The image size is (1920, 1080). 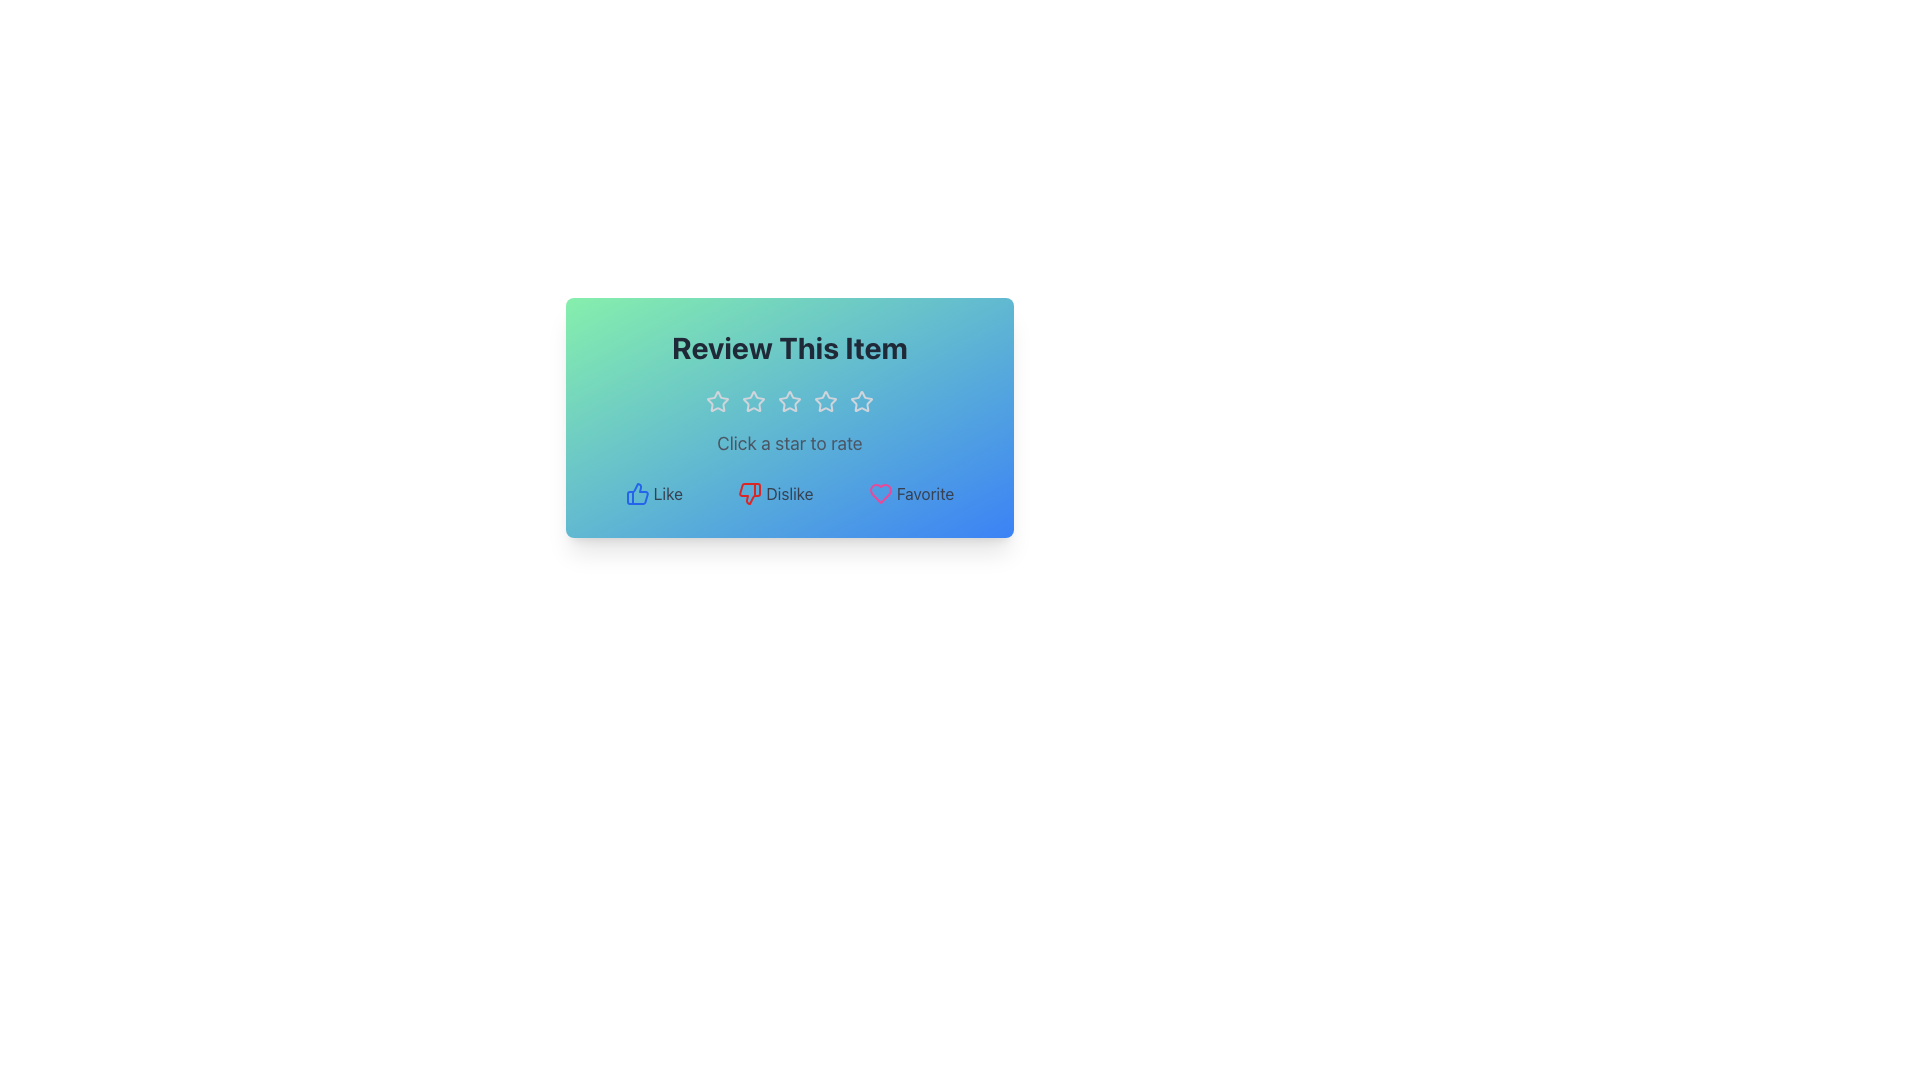 I want to click on the 'Dislike' button, which features a red thumbs-down icon and gray text, located centrally below the rating star section, so click(x=774, y=493).